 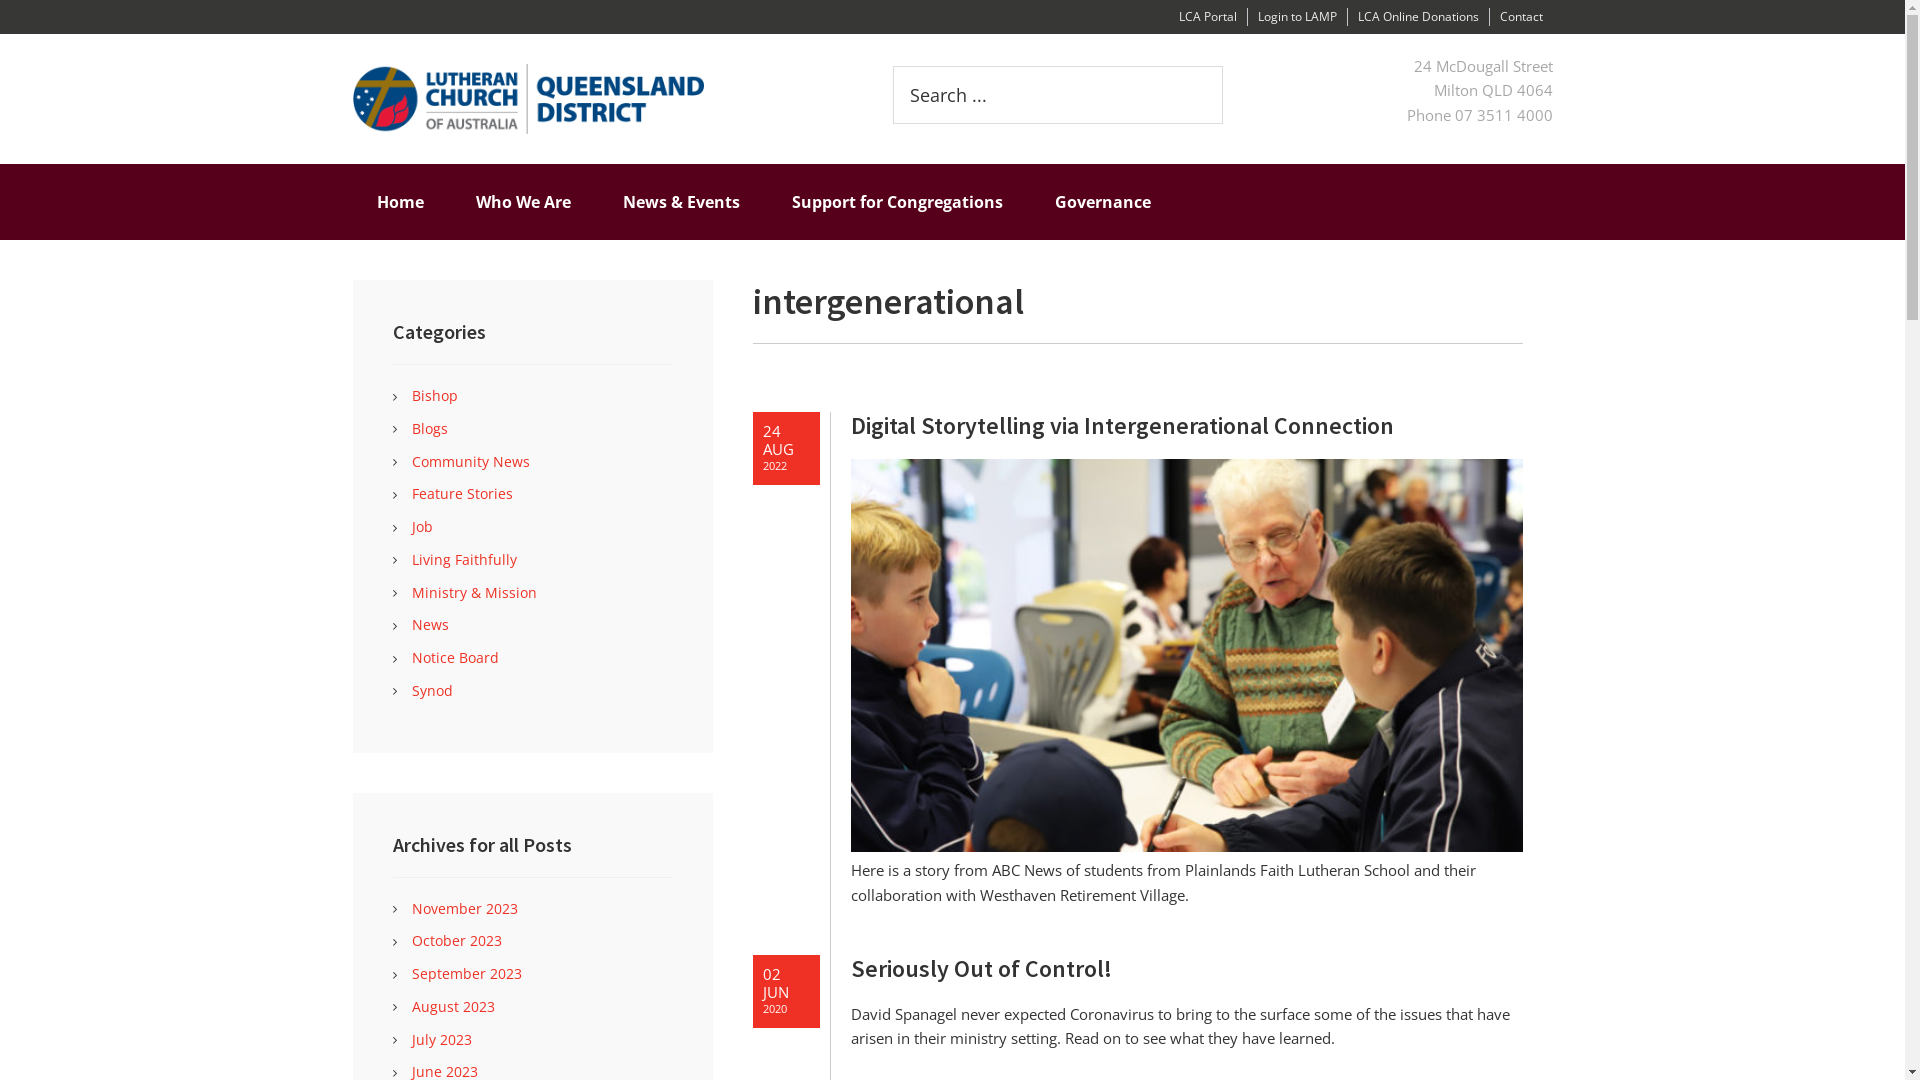 What do you see at coordinates (473, 590) in the screenshot?
I see `'Ministry & Mission'` at bounding box center [473, 590].